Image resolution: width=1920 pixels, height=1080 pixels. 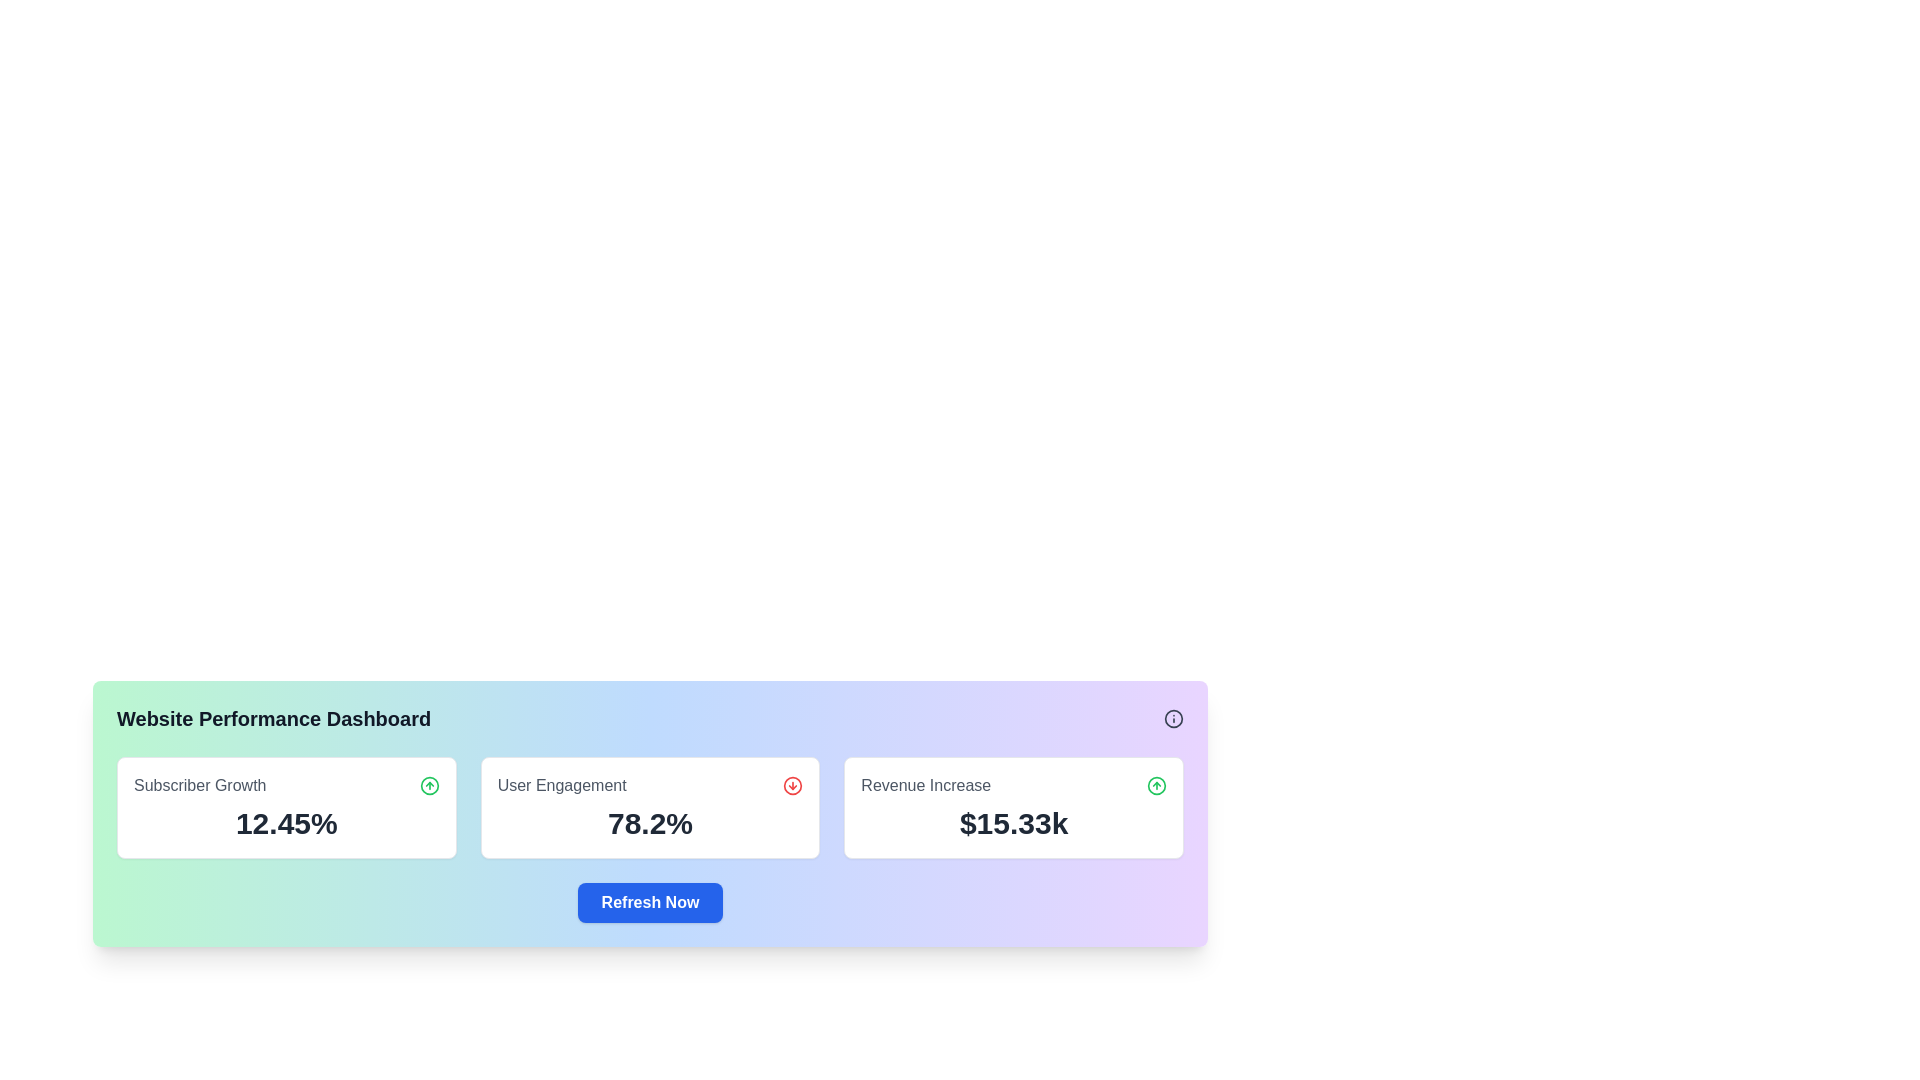 What do you see at coordinates (650, 902) in the screenshot?
I see `the 'Refresh Now' button located centrally within its section to initiate a refresh action for the dashboard data` at bounding box center [650, 902].